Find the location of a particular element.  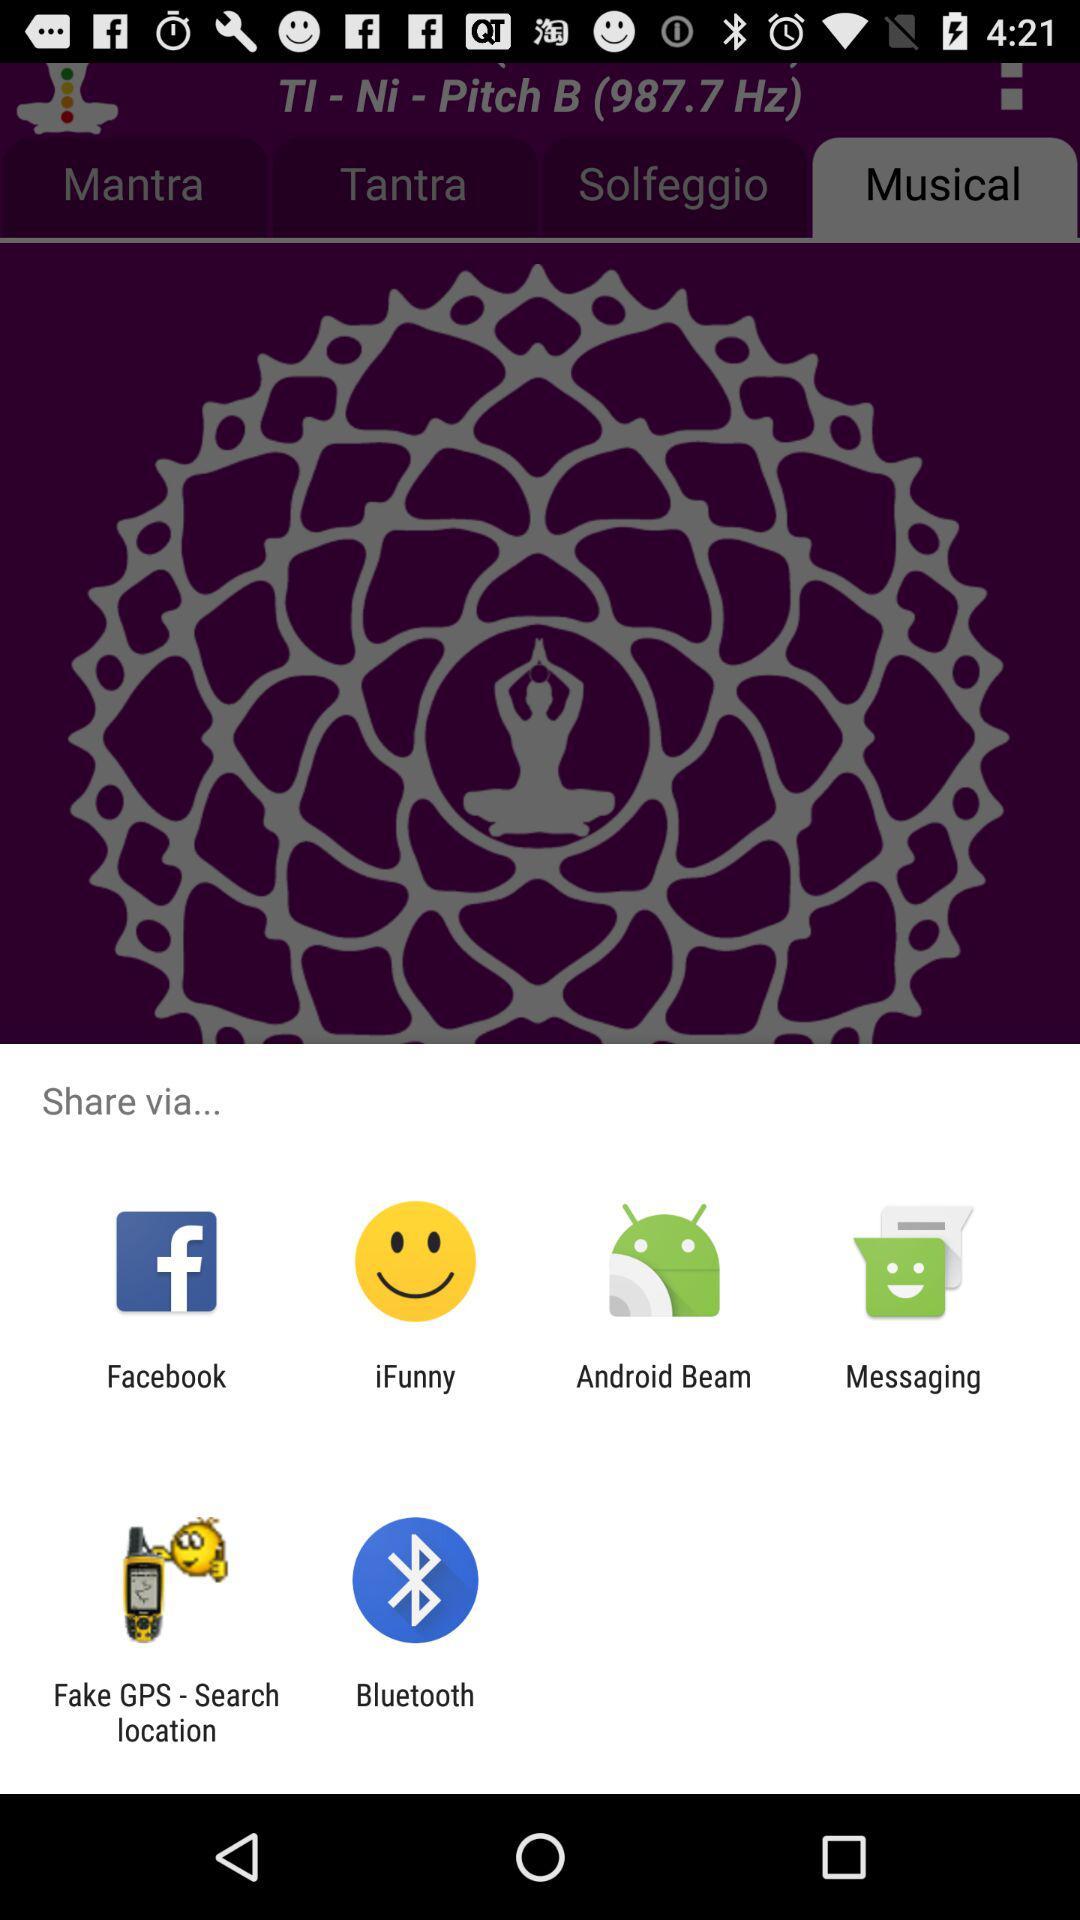

the messaging at the bottom right corner is located at coordinates (913, 1392).